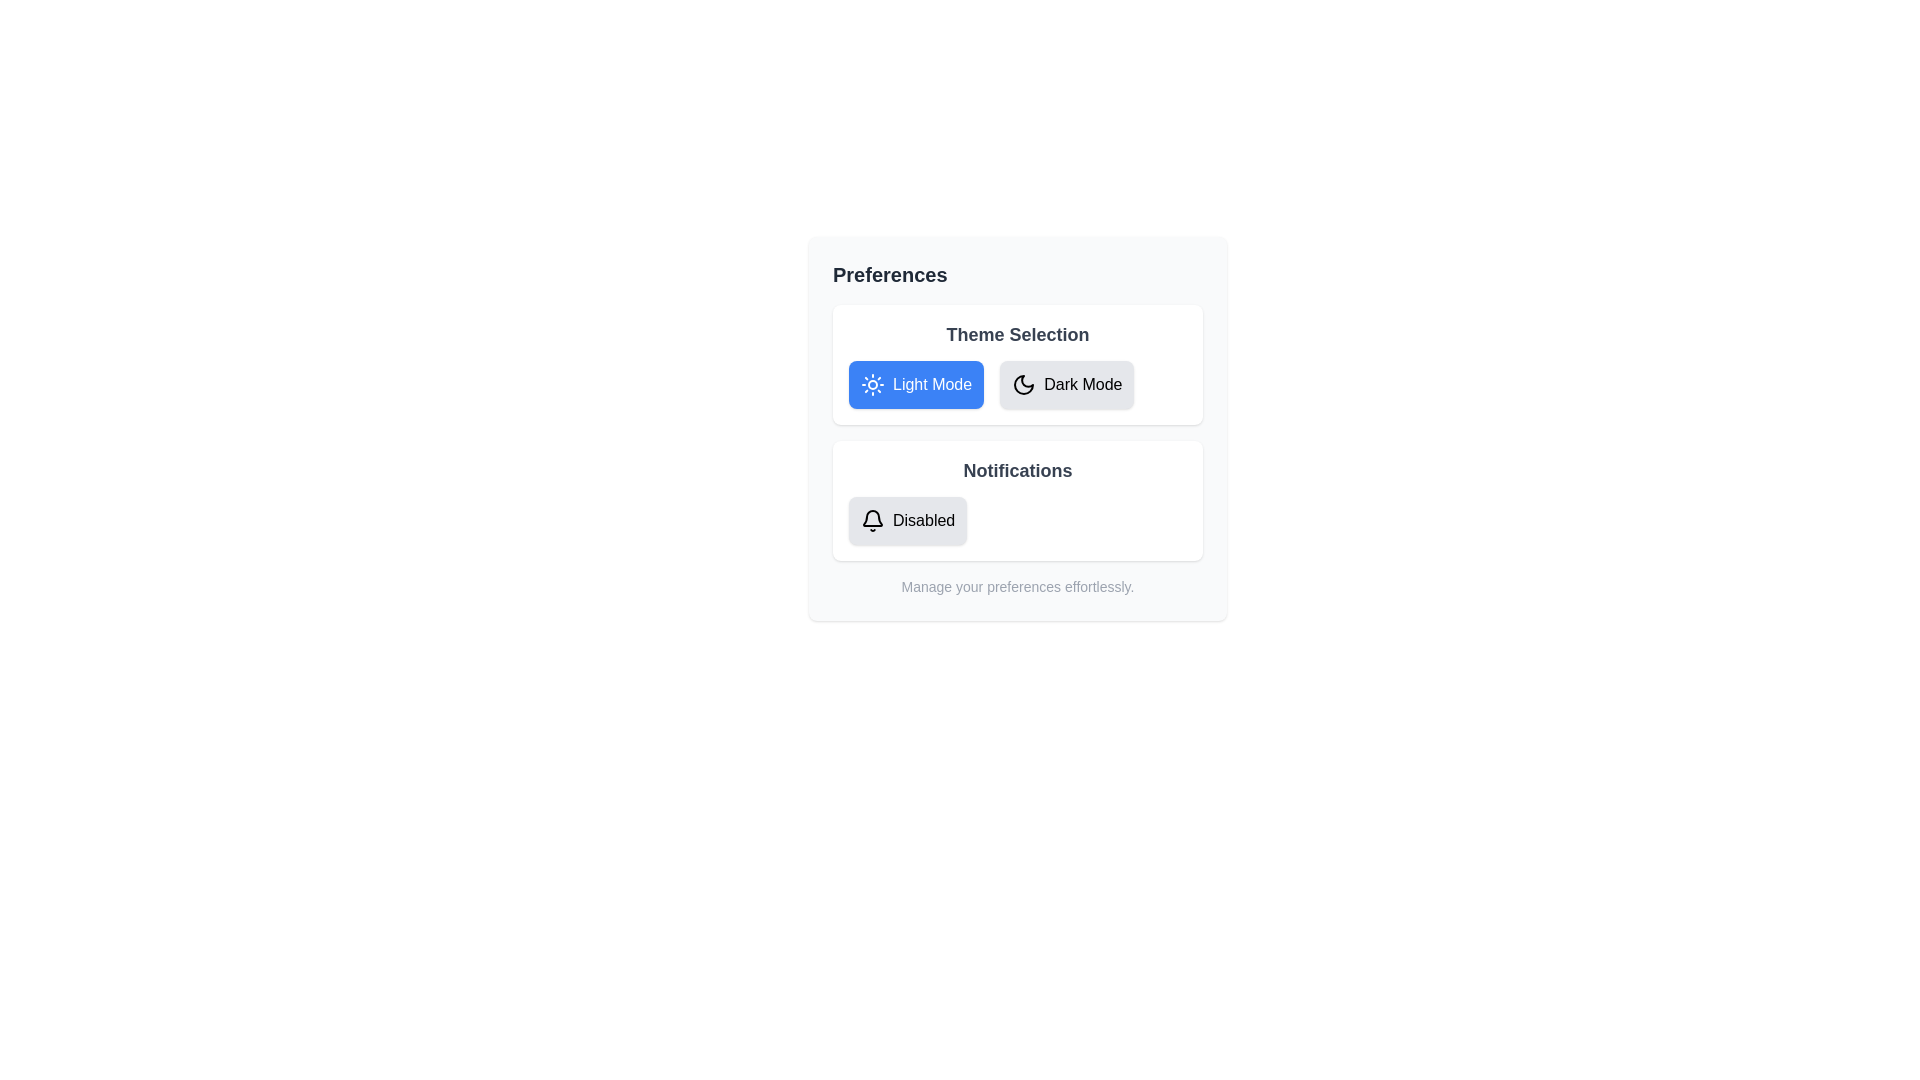 This screenshot has width=1920, height=1080. What do you see at coordinates (1017, 585) in the screenshot?
I see `the text label that reads 'Manage your preferences effortlessly,' which is styled in gray and located at the center-bottom of the 'Preferences' section beneath the 'Notifications' panel` at bounding box center [1017, 585].